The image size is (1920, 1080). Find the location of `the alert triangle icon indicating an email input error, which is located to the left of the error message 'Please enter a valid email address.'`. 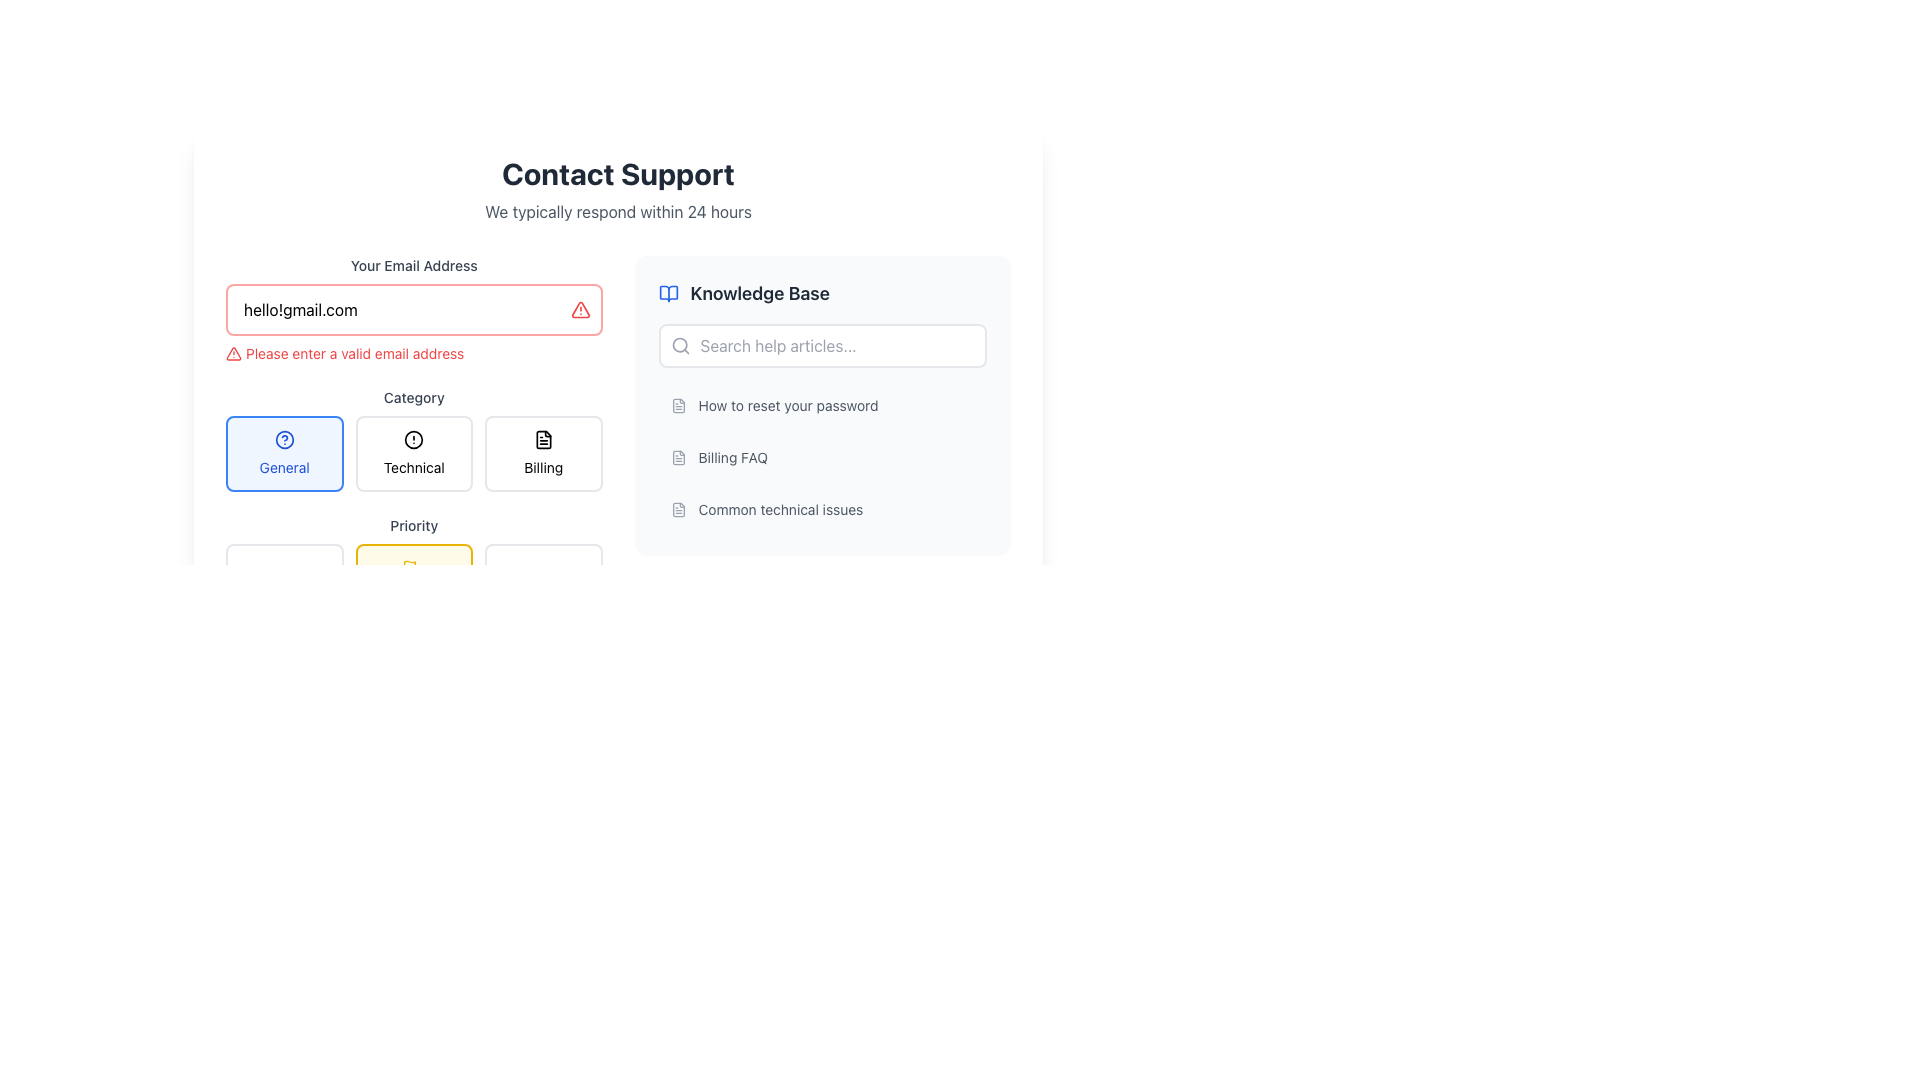

the alert triangle icon indicating an email input error, which is located to the left of the error message 'Please enter a valid email address.' is located at coordinates (234, 353).